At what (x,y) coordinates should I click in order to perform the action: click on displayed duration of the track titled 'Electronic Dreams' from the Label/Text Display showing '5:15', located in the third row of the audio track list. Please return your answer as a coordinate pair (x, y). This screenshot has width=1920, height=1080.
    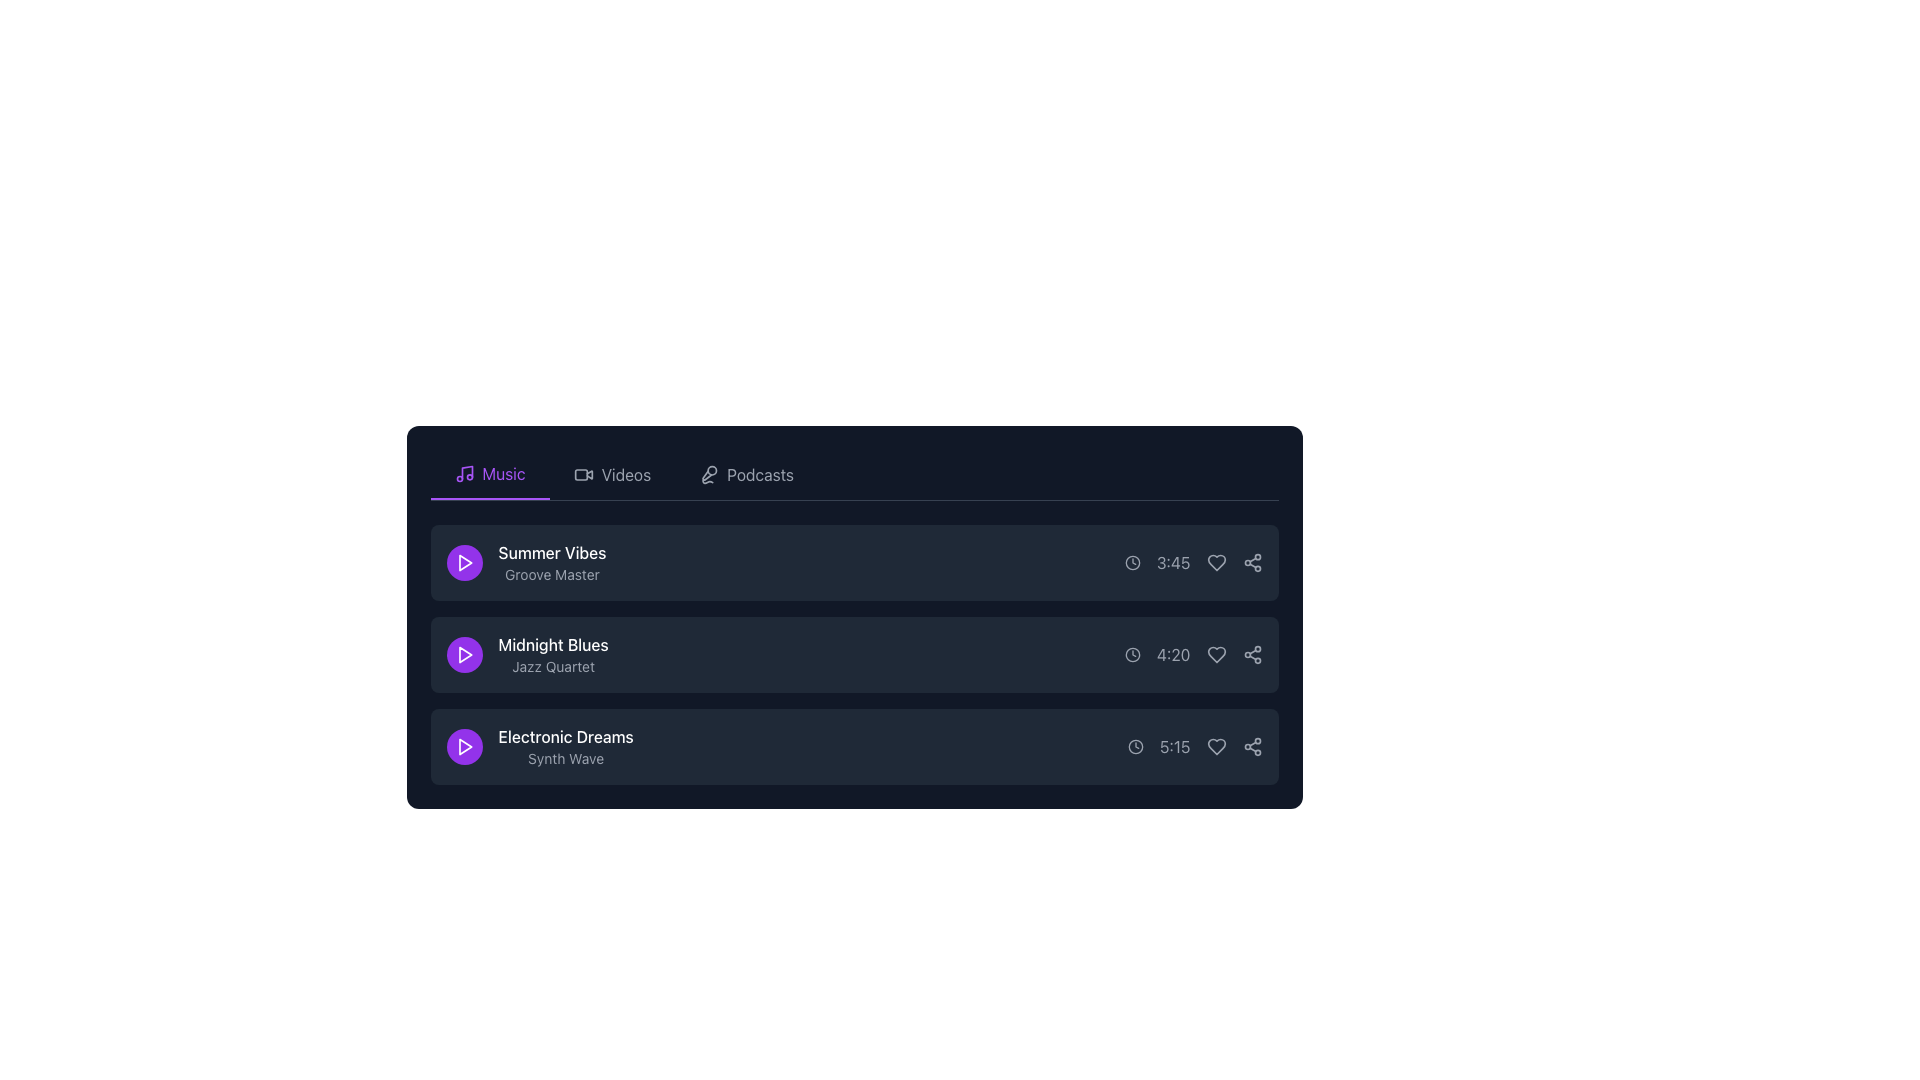
    Looking at the image, I should click on (1175, 747).